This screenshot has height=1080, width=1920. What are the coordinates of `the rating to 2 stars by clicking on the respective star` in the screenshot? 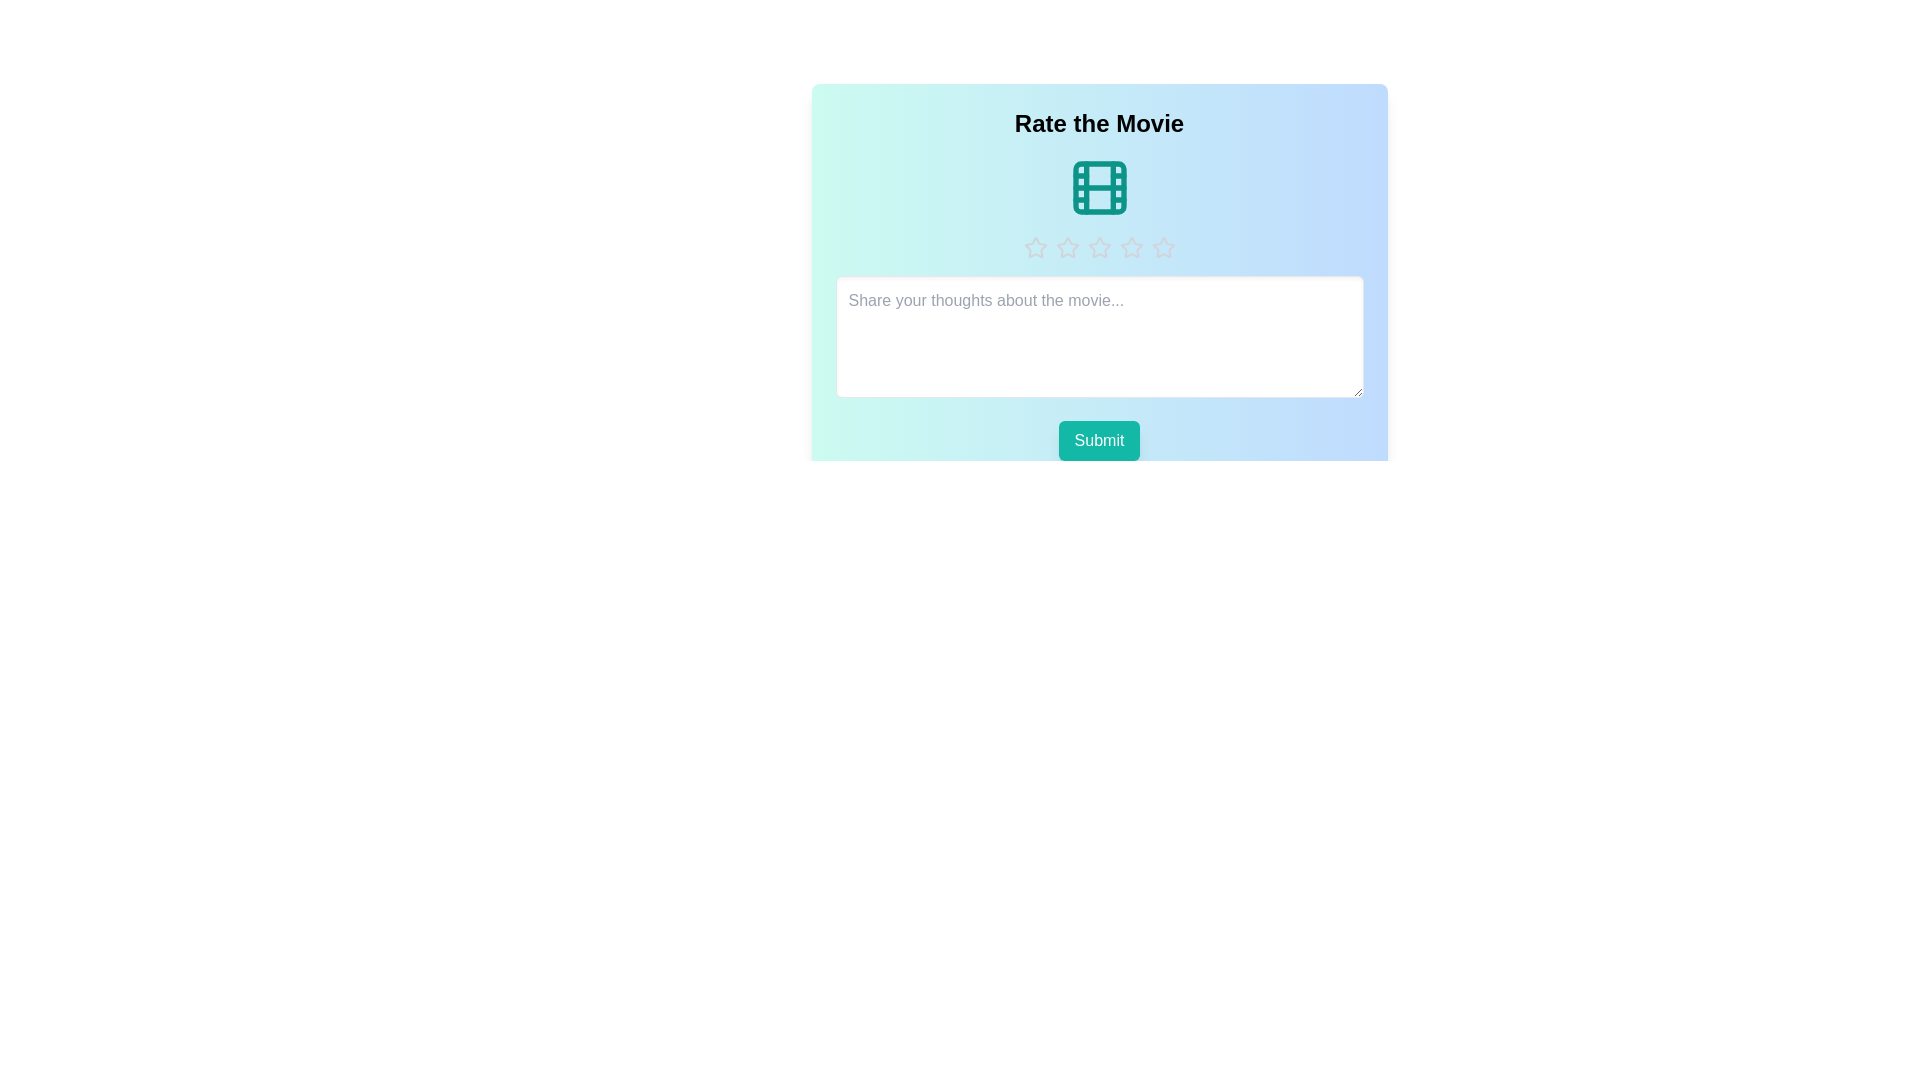 It's located at (1066, 246).